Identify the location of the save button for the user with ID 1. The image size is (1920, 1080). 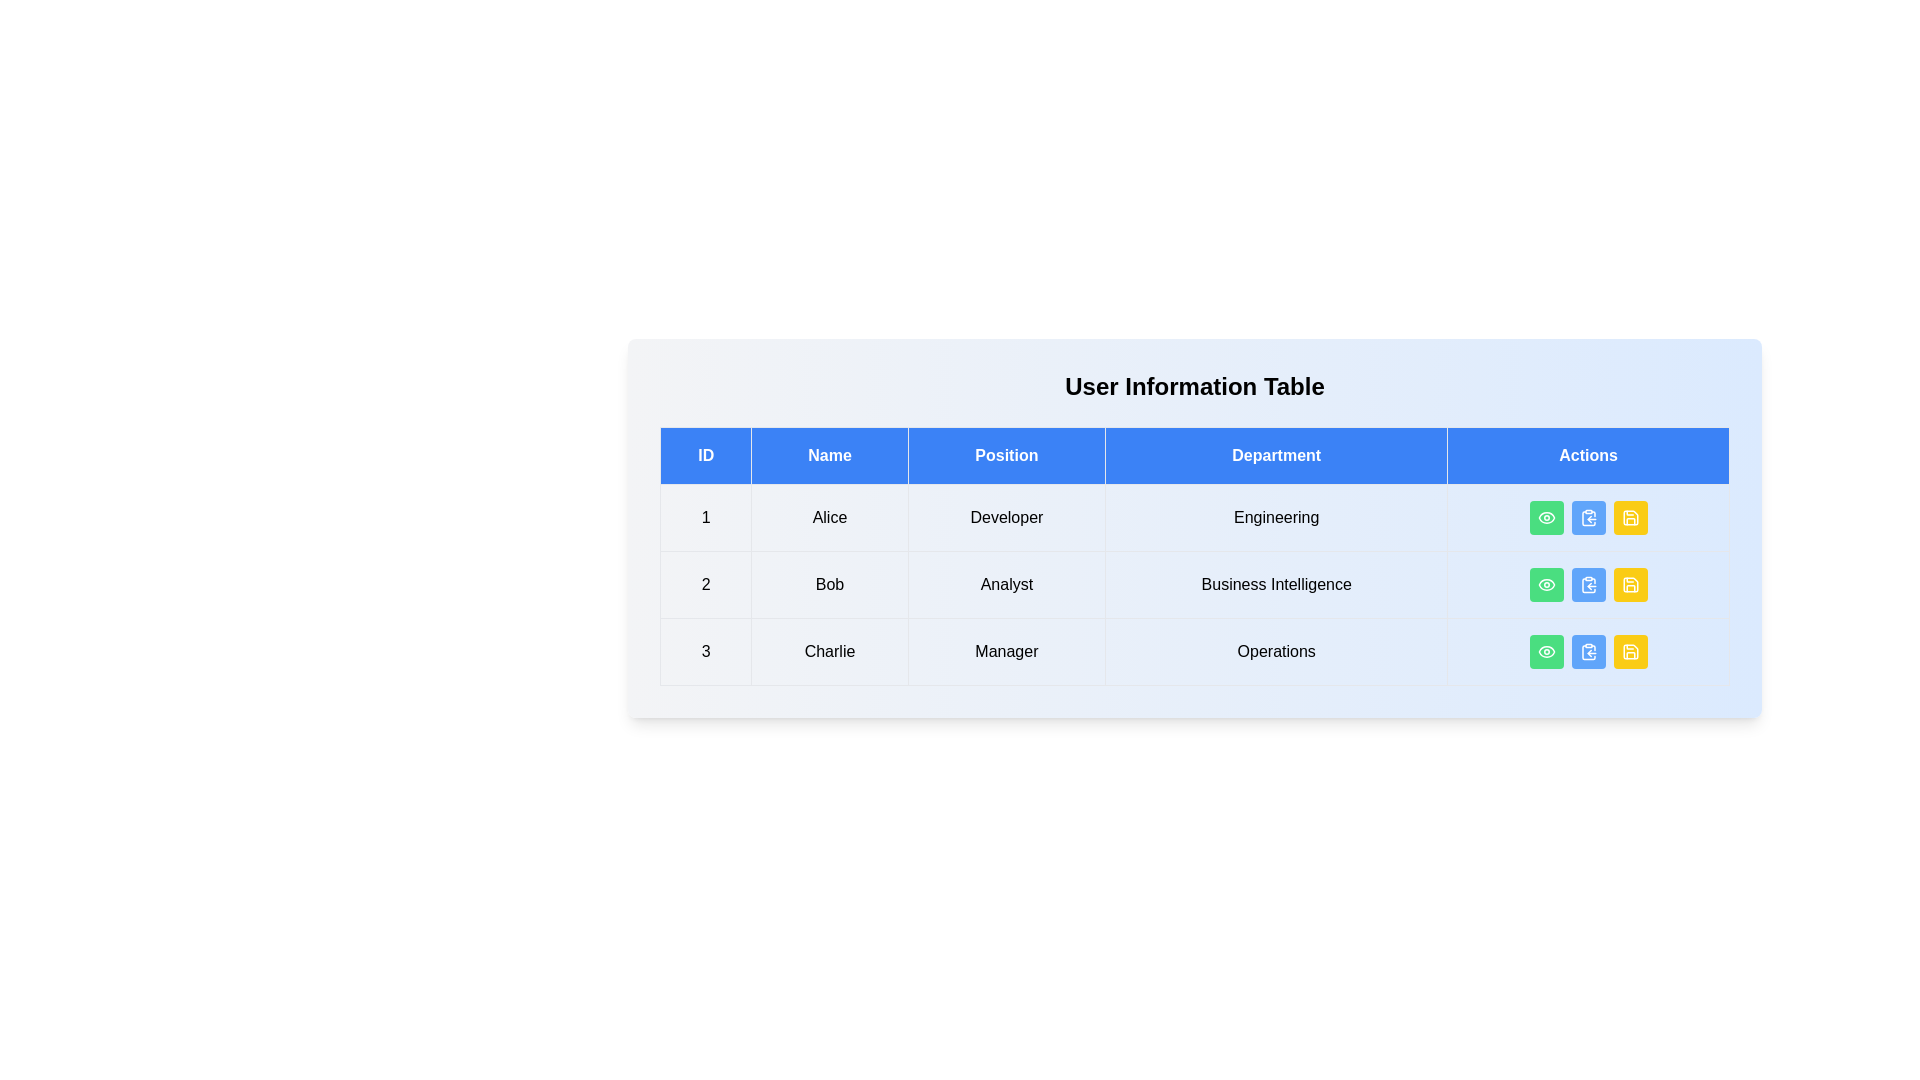
(1630, 516).